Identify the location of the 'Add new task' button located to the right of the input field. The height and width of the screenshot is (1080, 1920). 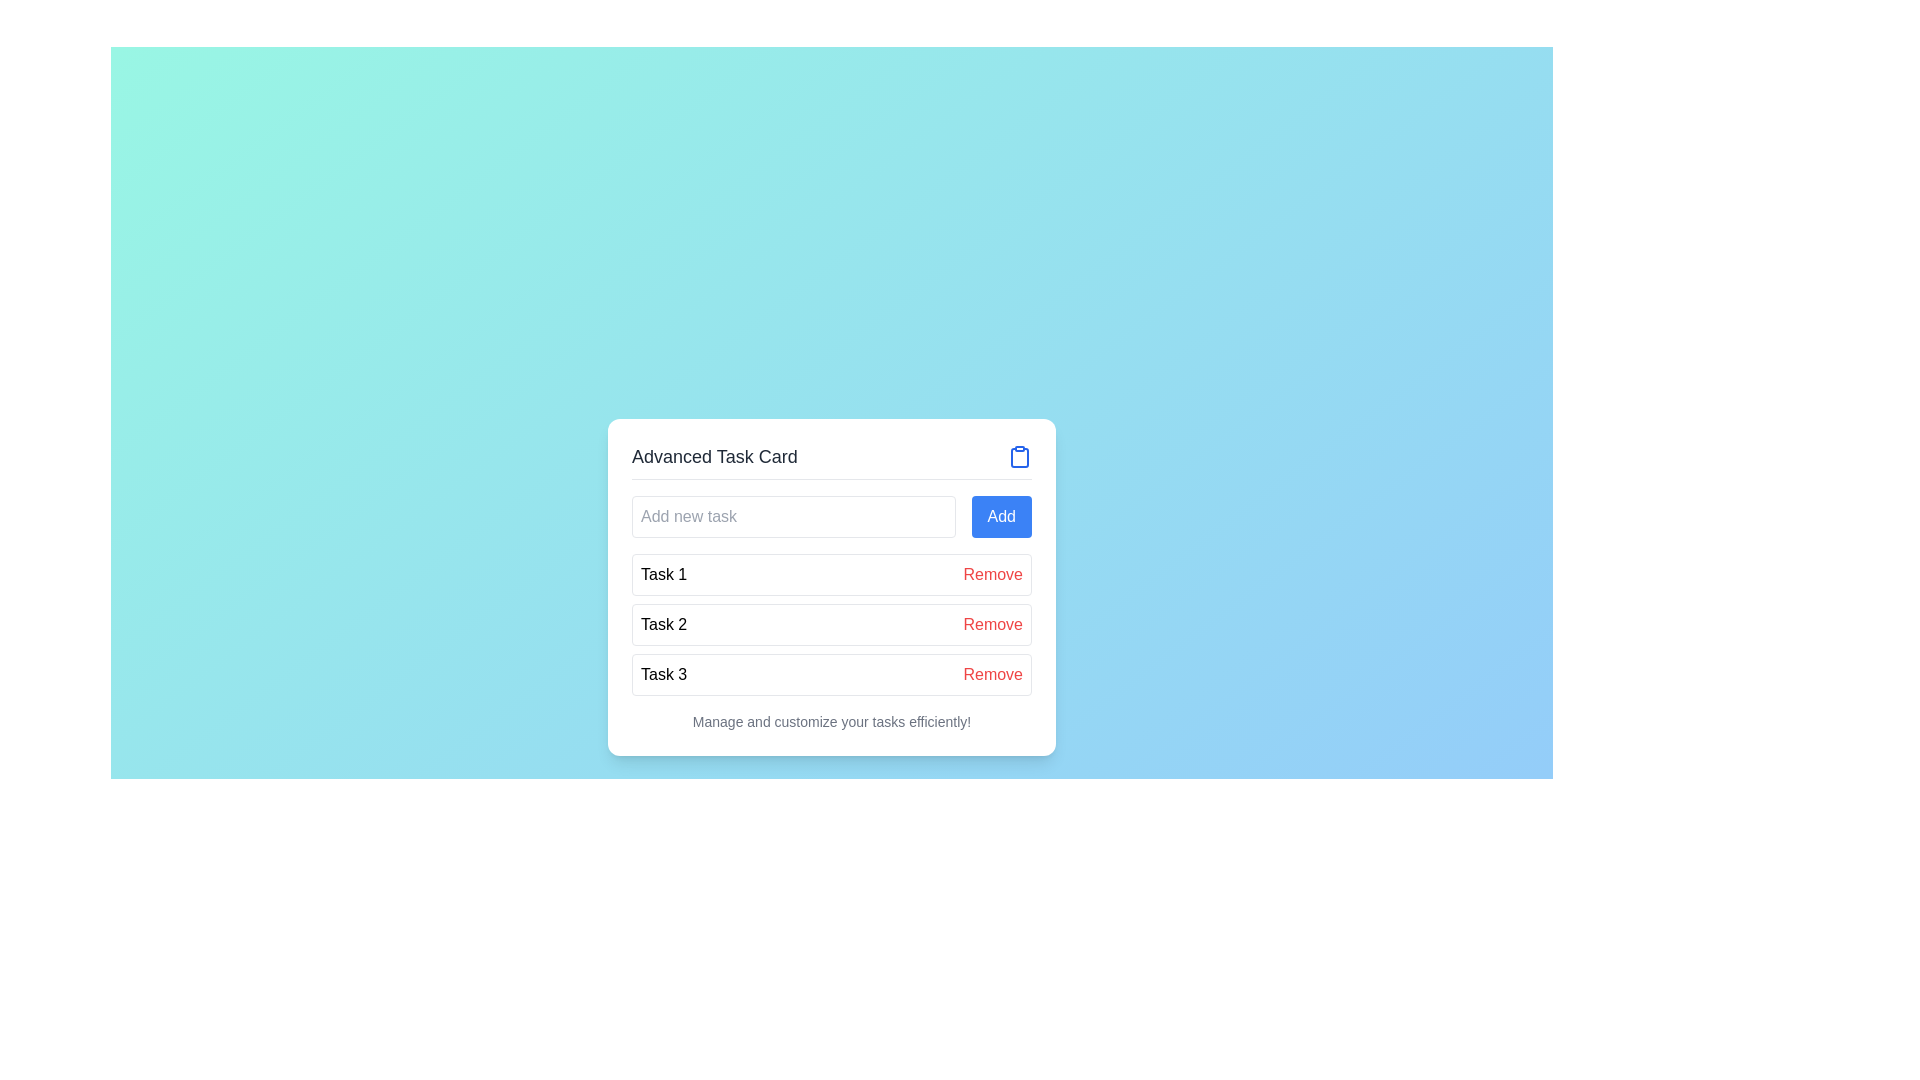
(1001, 515).